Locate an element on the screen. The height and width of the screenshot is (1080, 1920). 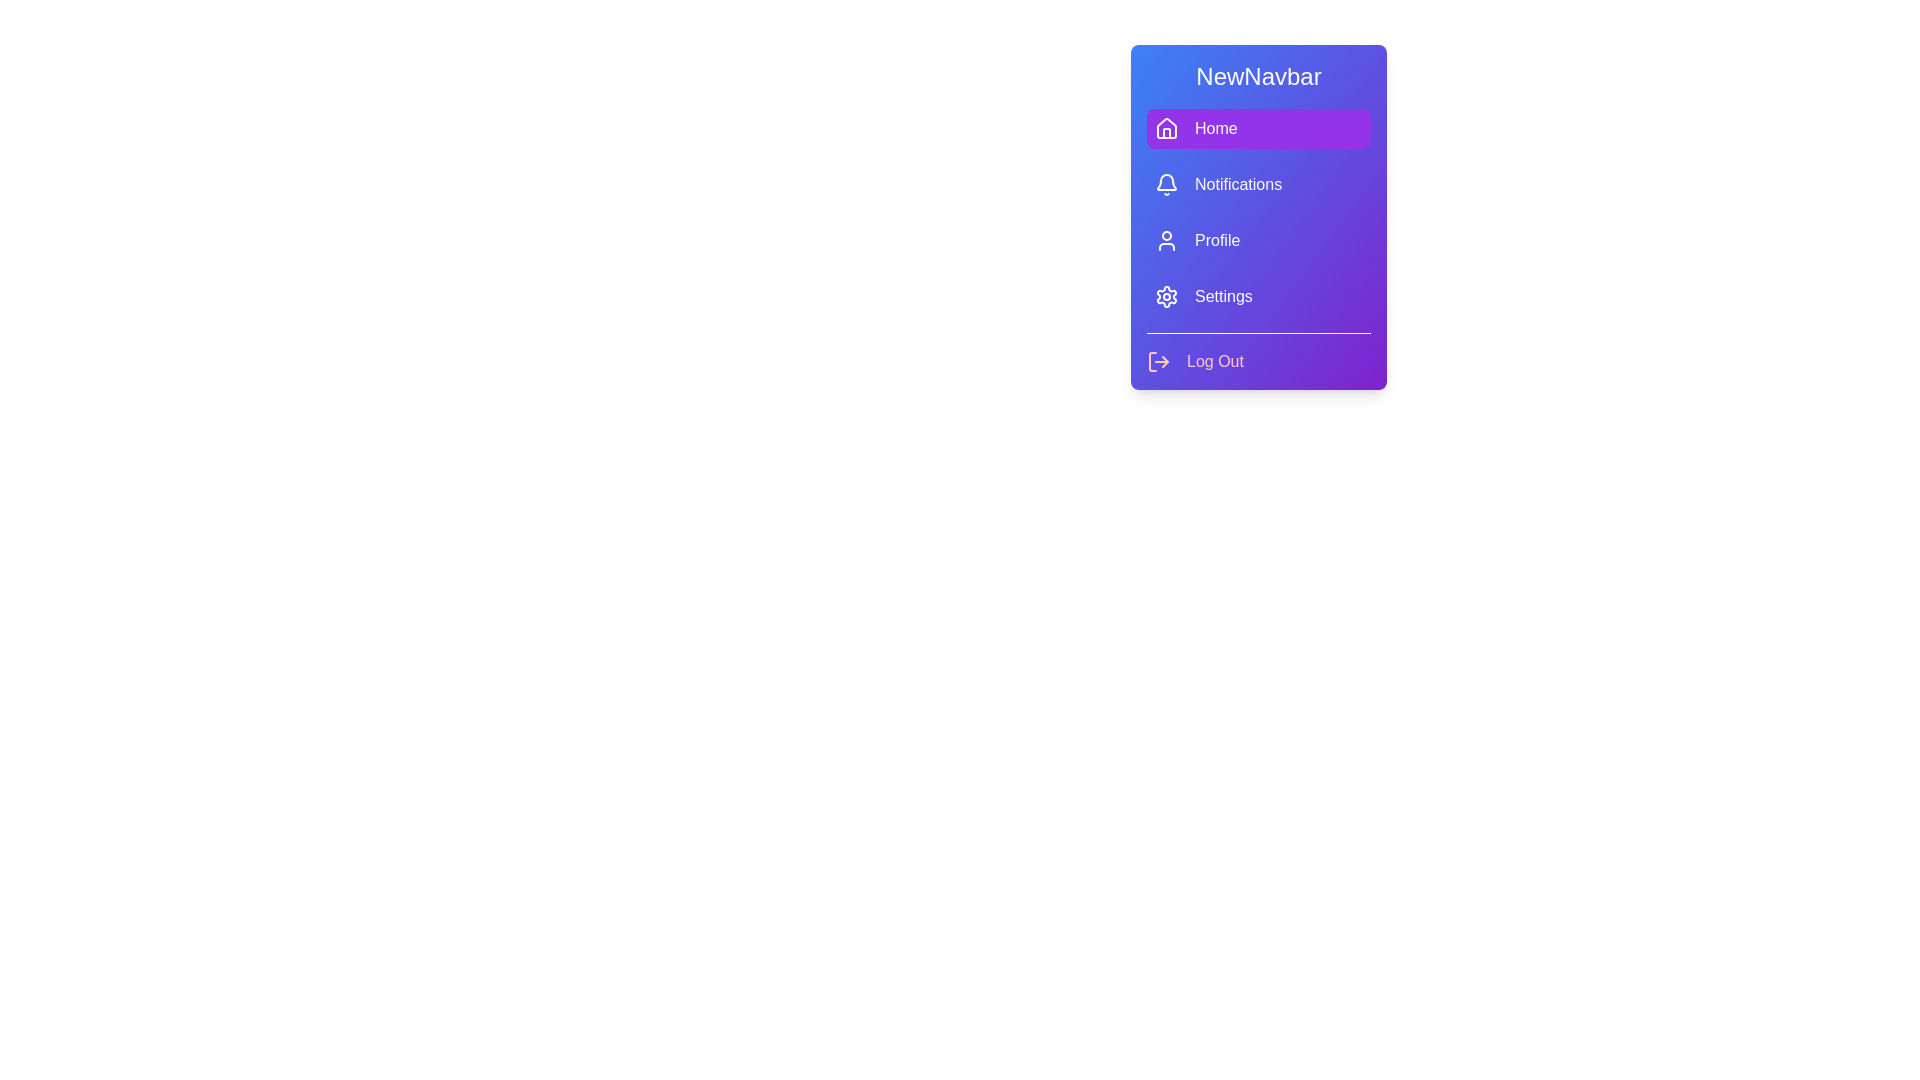
the notification bell icon located to the left of the 'Notifications' text is located at coordinates (1166, 185).